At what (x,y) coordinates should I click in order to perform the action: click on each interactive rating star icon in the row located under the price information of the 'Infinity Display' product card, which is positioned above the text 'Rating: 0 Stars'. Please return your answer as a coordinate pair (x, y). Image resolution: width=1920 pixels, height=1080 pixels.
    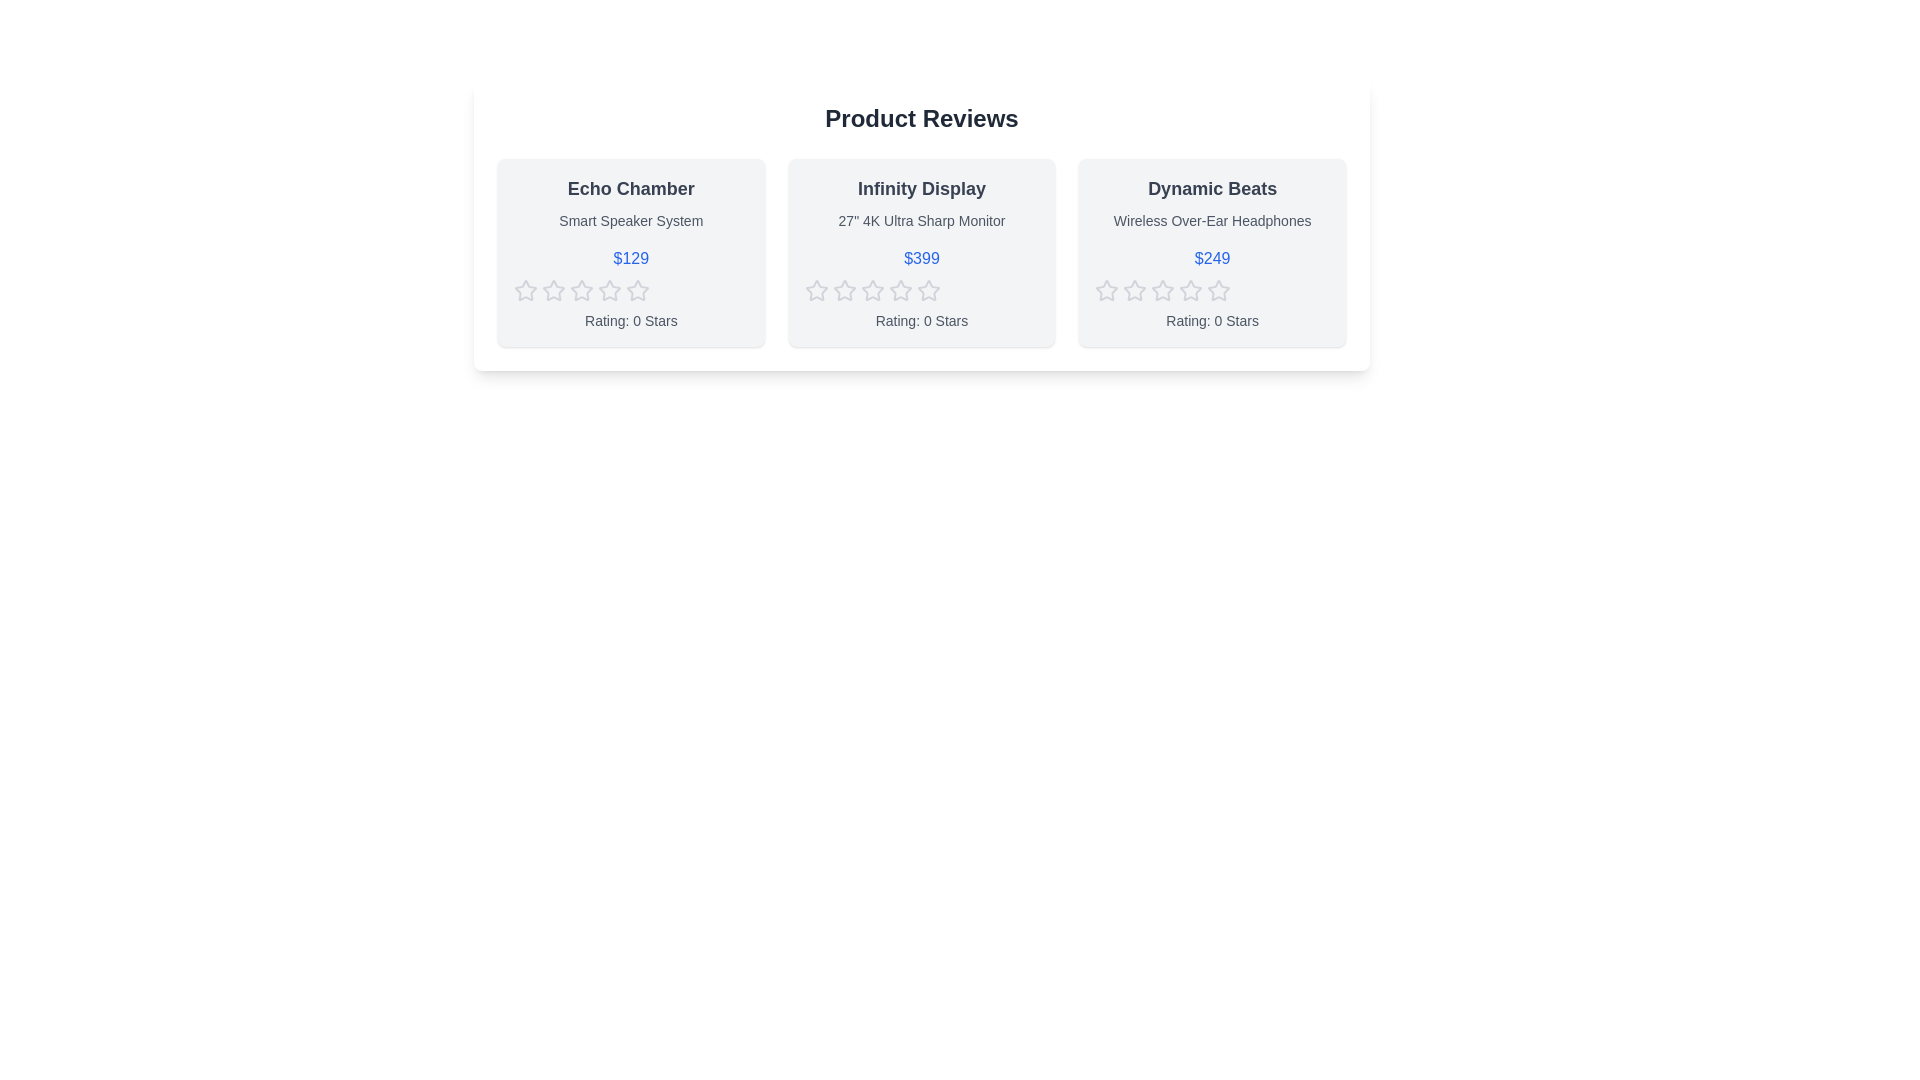
    Looking at the image, I should click on (920, 290).